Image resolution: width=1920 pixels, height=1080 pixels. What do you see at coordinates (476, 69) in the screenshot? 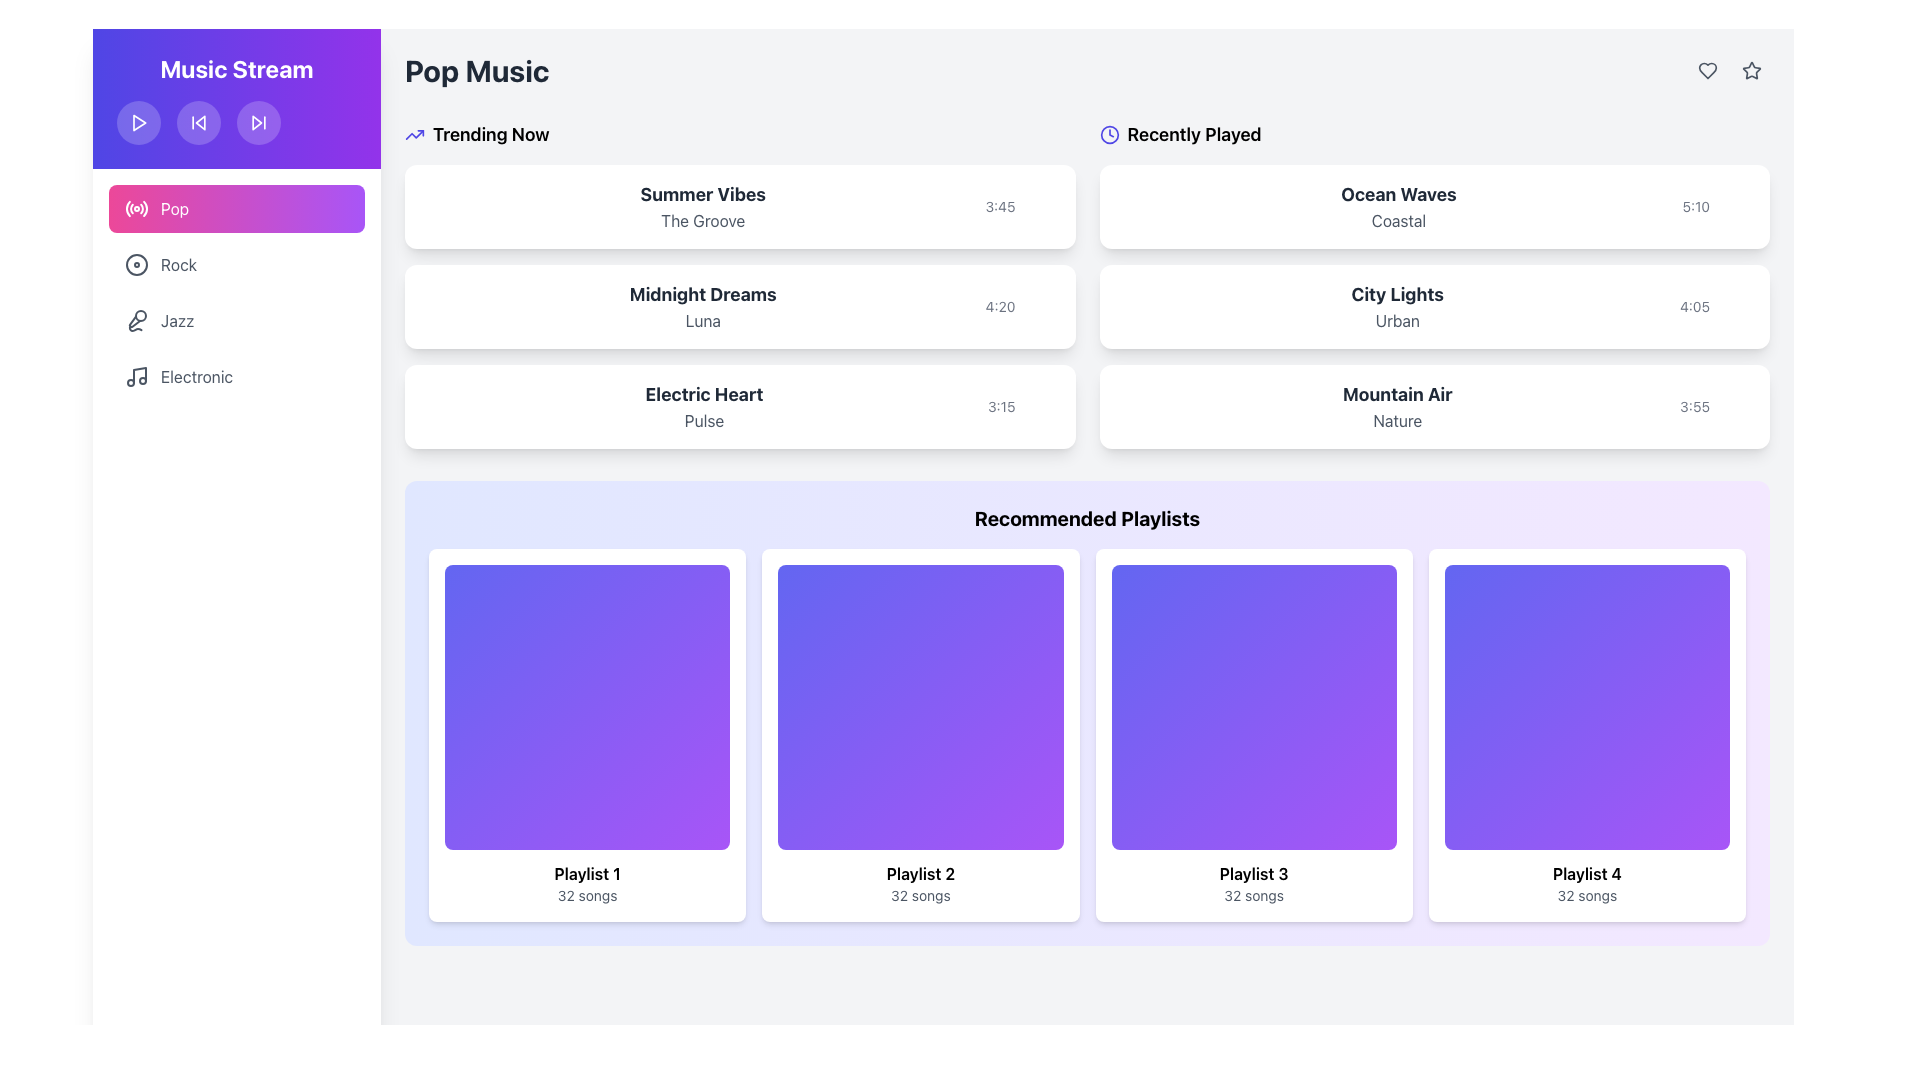
I see `the Text Label indicating the genre 'Pop Music', located in the top-left quadrant of the main content area, directly to the right of the purple sidebar` at bounding box center [476, 69].